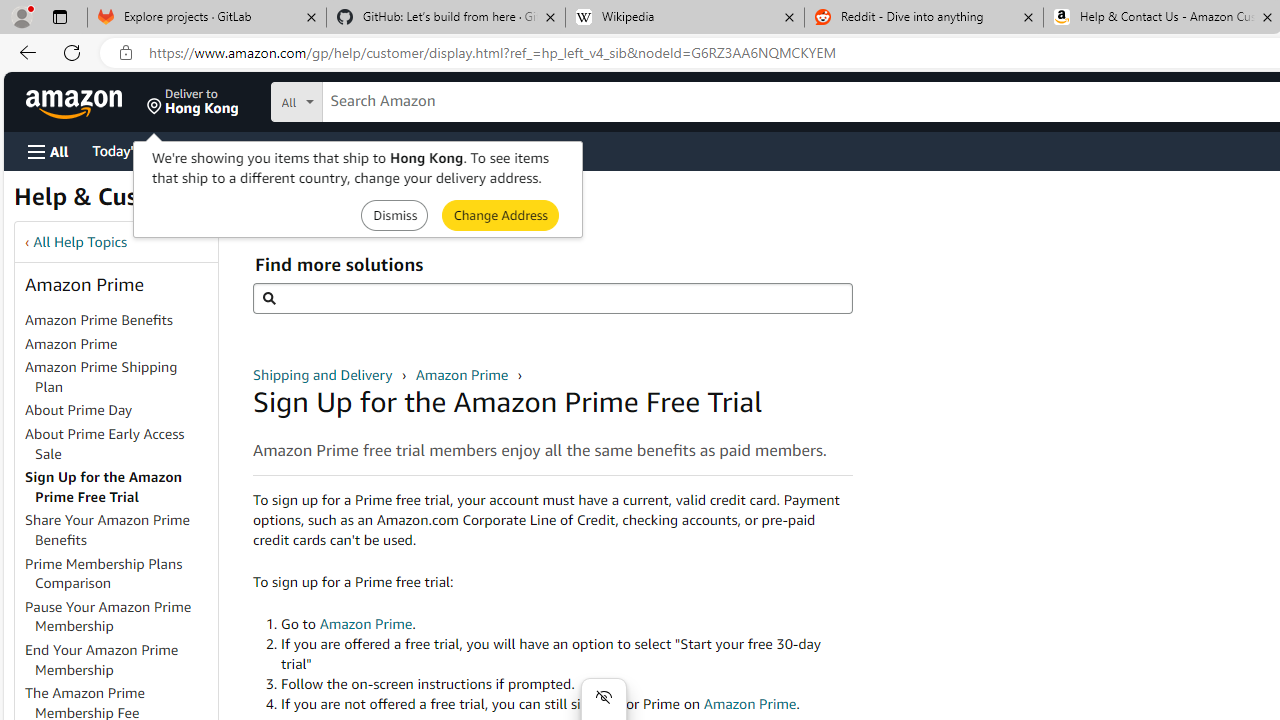 This screenshot has height=720, width=1280. Describe the element at coordinates (133, 149) in the screenshot. I see `'Today'` at that location.